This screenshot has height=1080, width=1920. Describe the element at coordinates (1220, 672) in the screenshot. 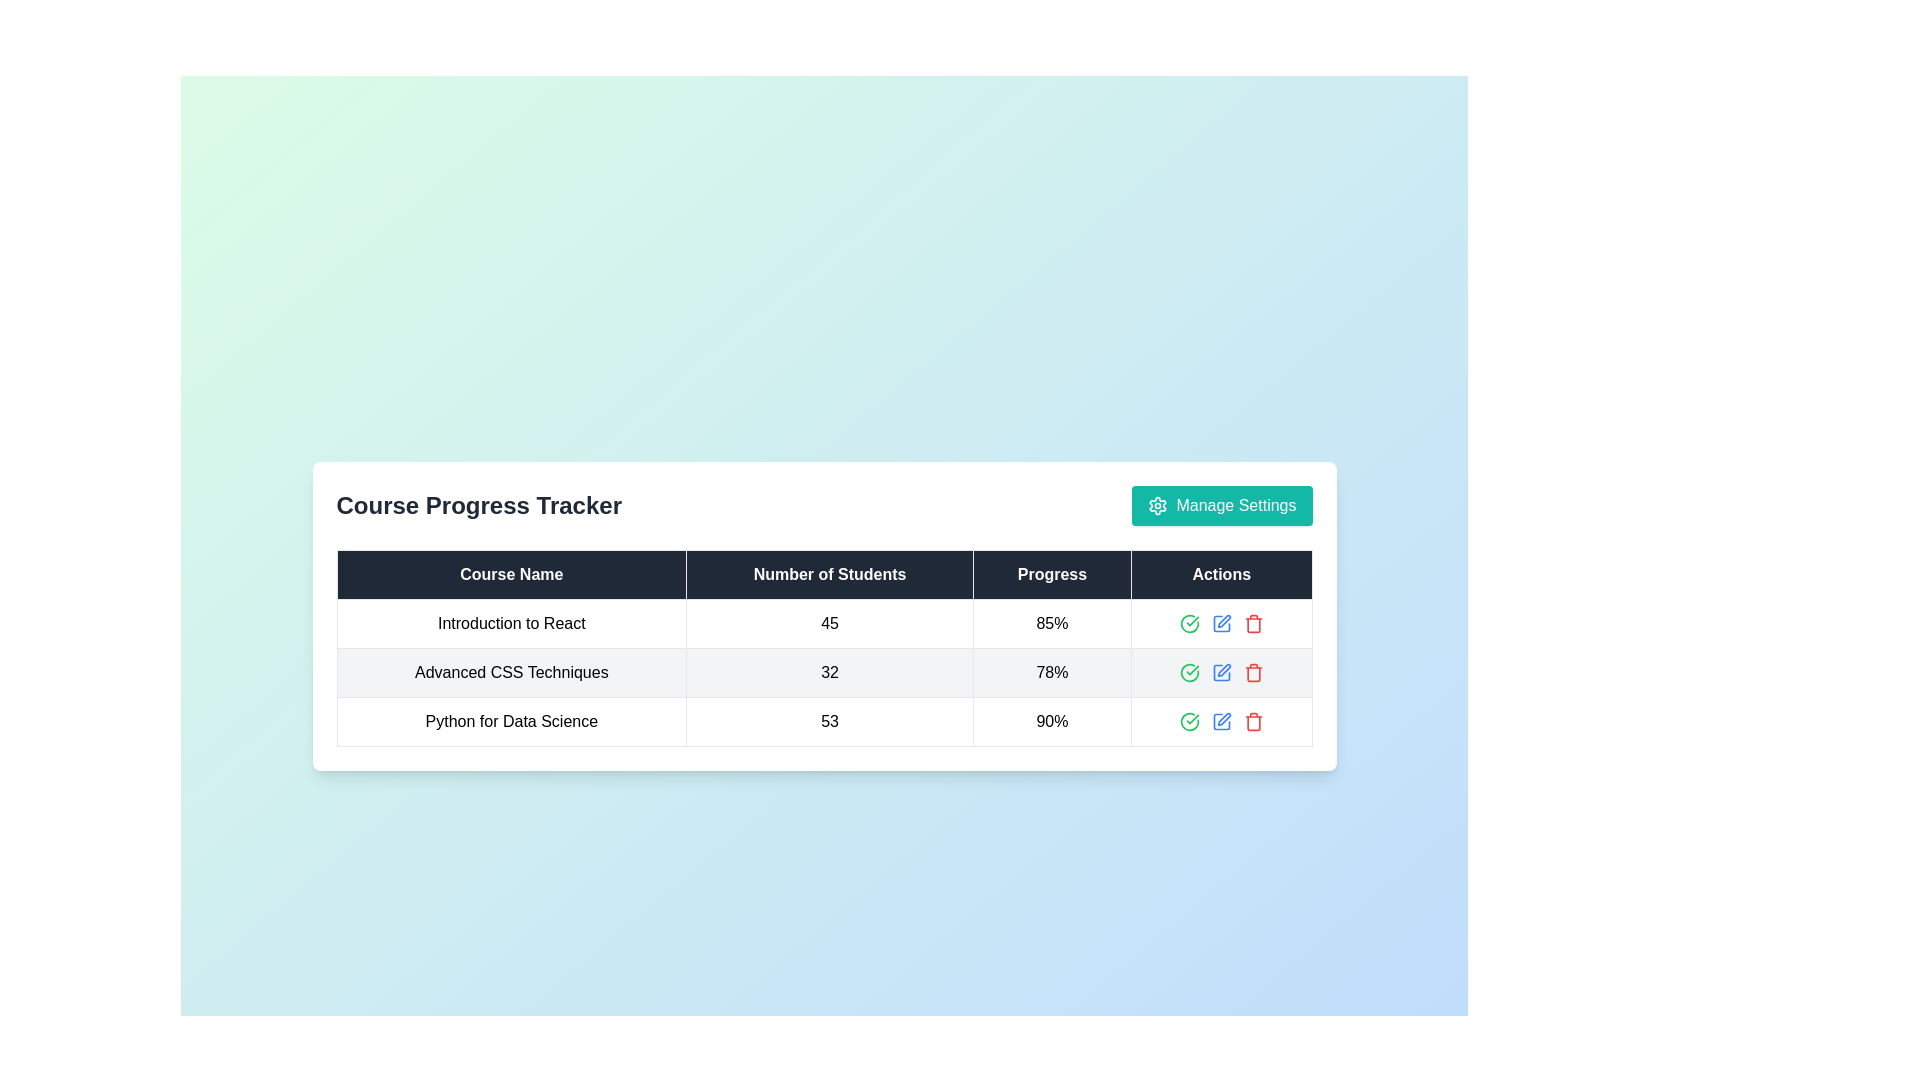

I see `the blue pen icon button located in the second row under the 'Actions' column` at that location.